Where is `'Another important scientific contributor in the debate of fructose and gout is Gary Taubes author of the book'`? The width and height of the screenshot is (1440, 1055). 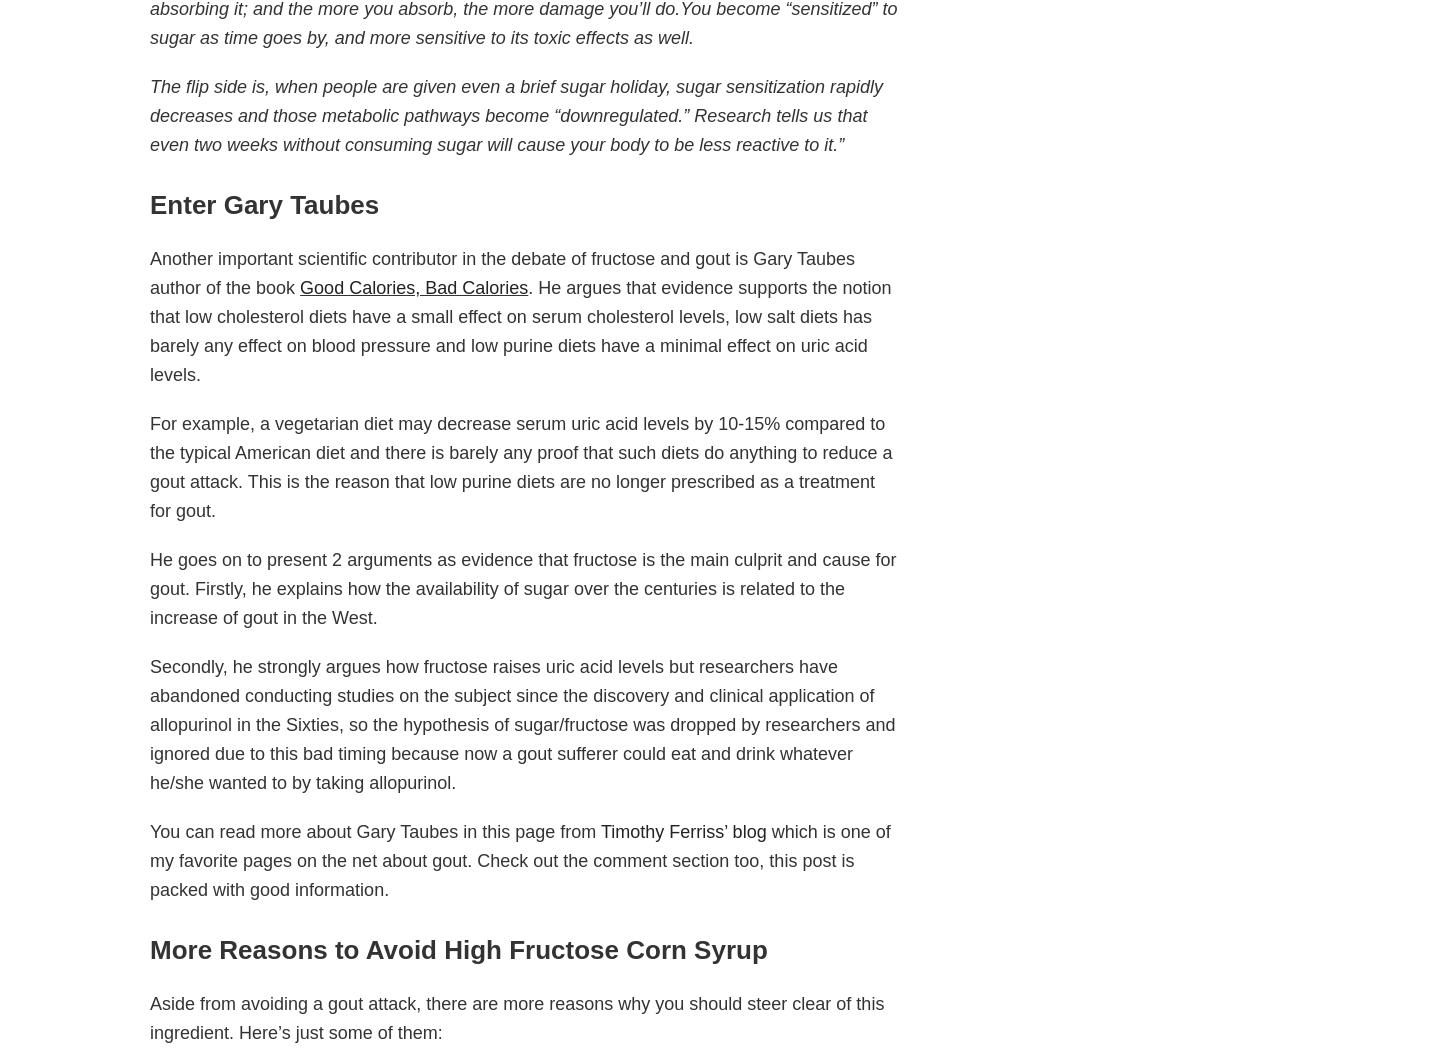
'Another important scientific contributor in the debate of fructose and gout is Gary Taubes author of the book' is located at coordinates (501, 273).